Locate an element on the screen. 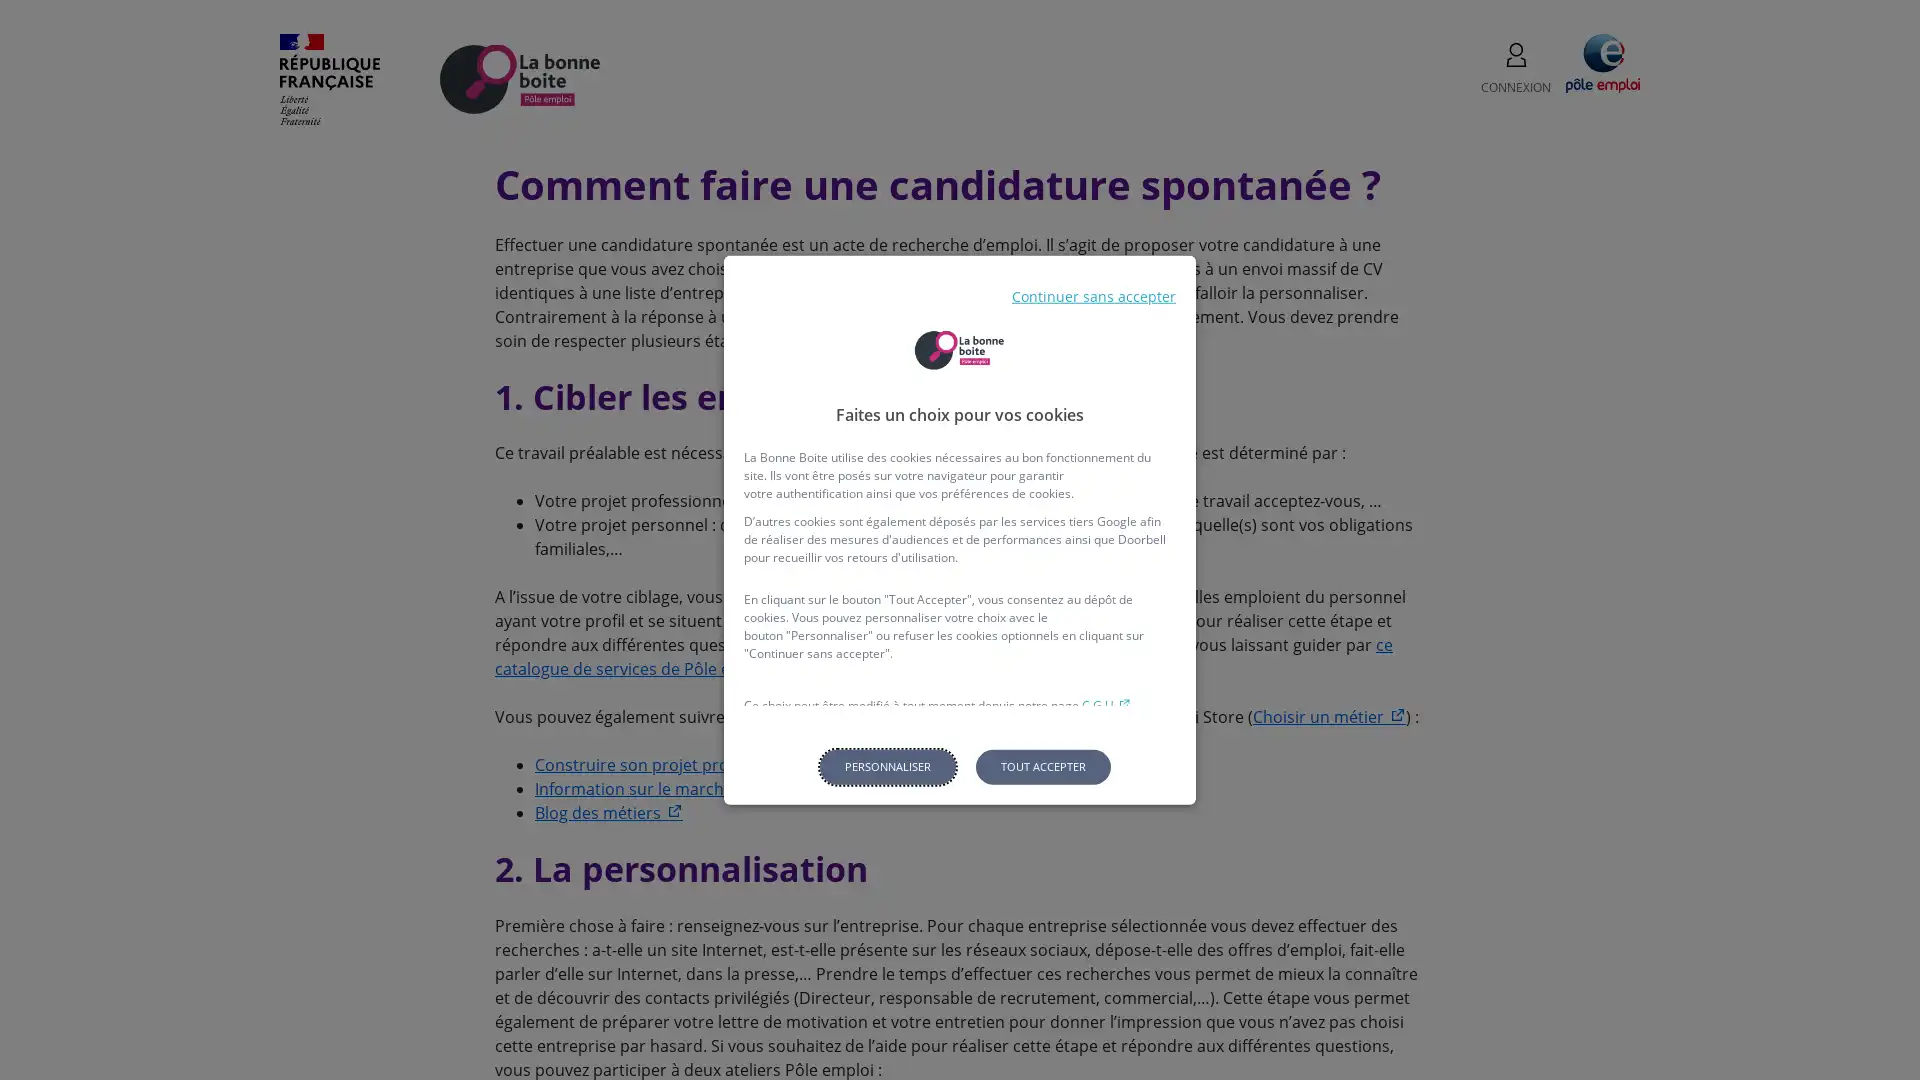  Personnaliser les parametres de confidentialite is located at coordinates (886, 765).